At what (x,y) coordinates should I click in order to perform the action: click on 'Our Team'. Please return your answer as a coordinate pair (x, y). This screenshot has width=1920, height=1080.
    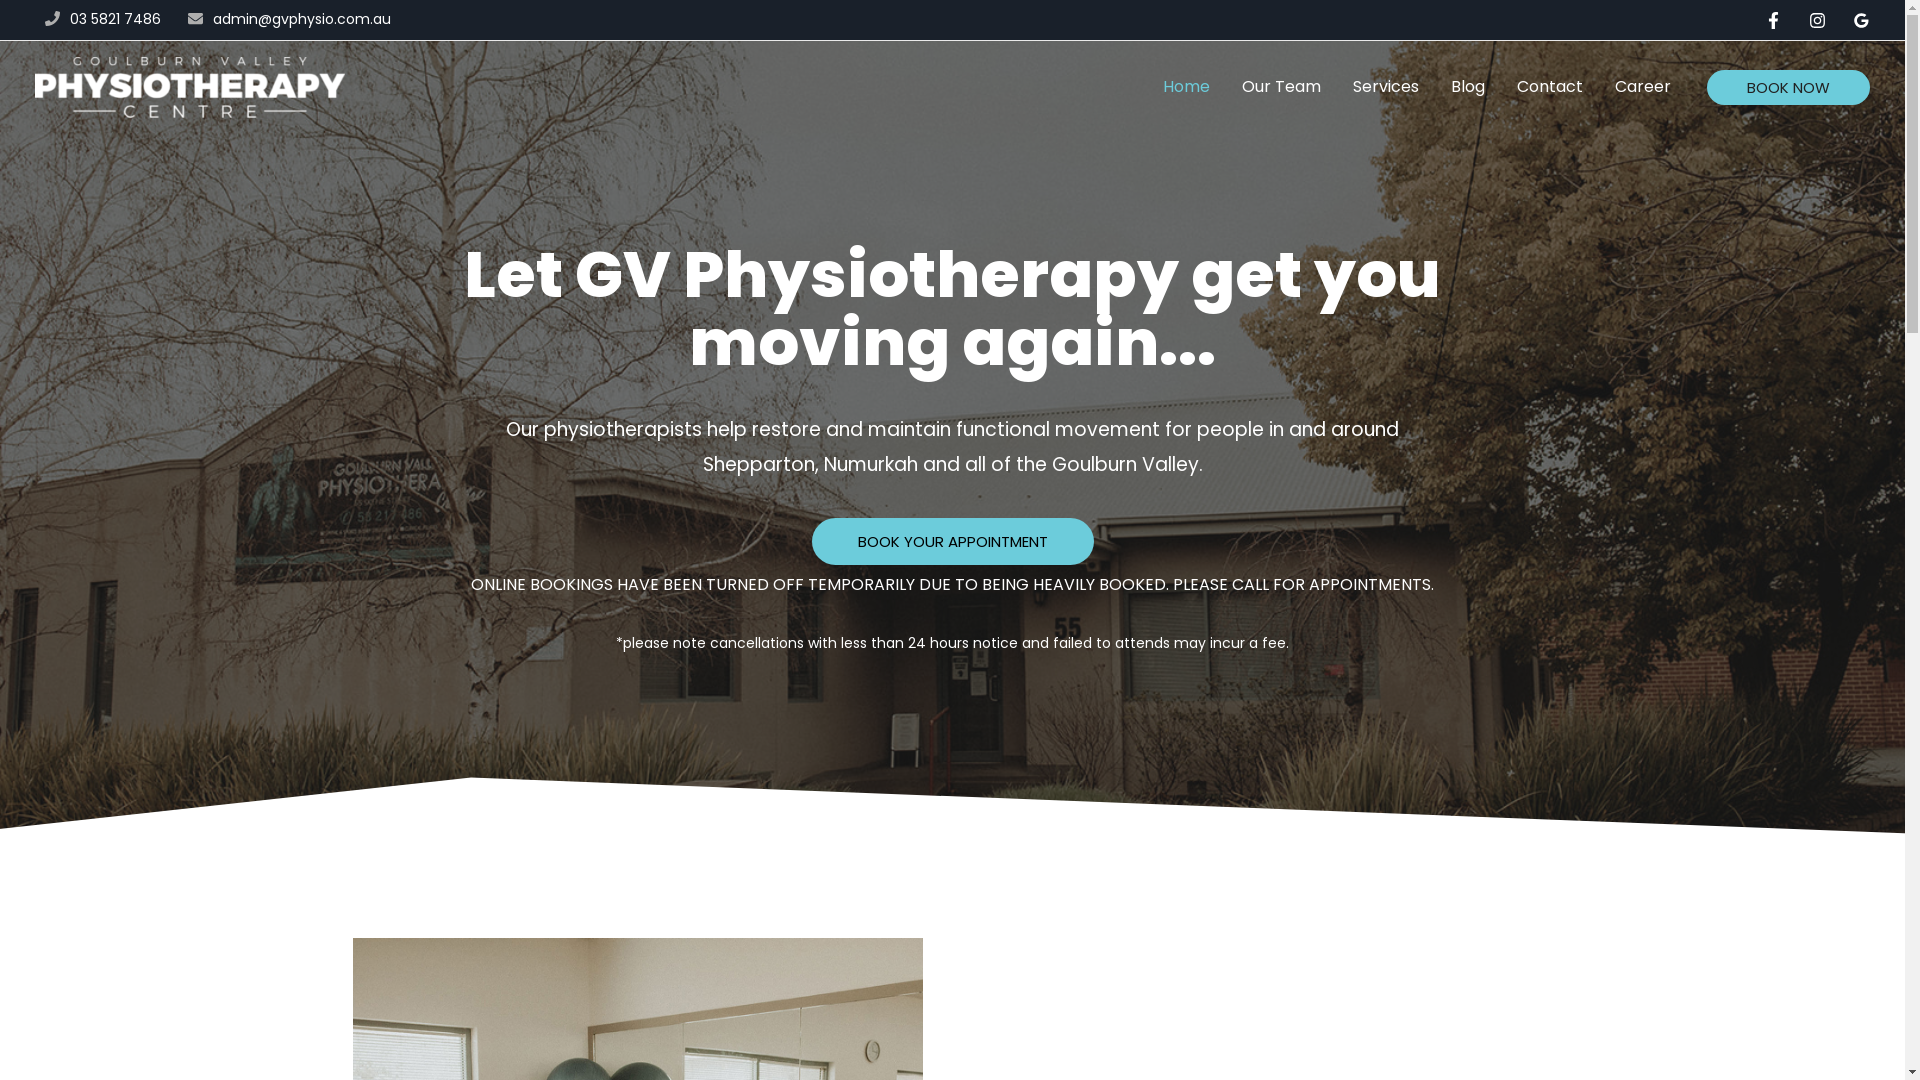
    Looking at the image, I should click on (1224, 86).